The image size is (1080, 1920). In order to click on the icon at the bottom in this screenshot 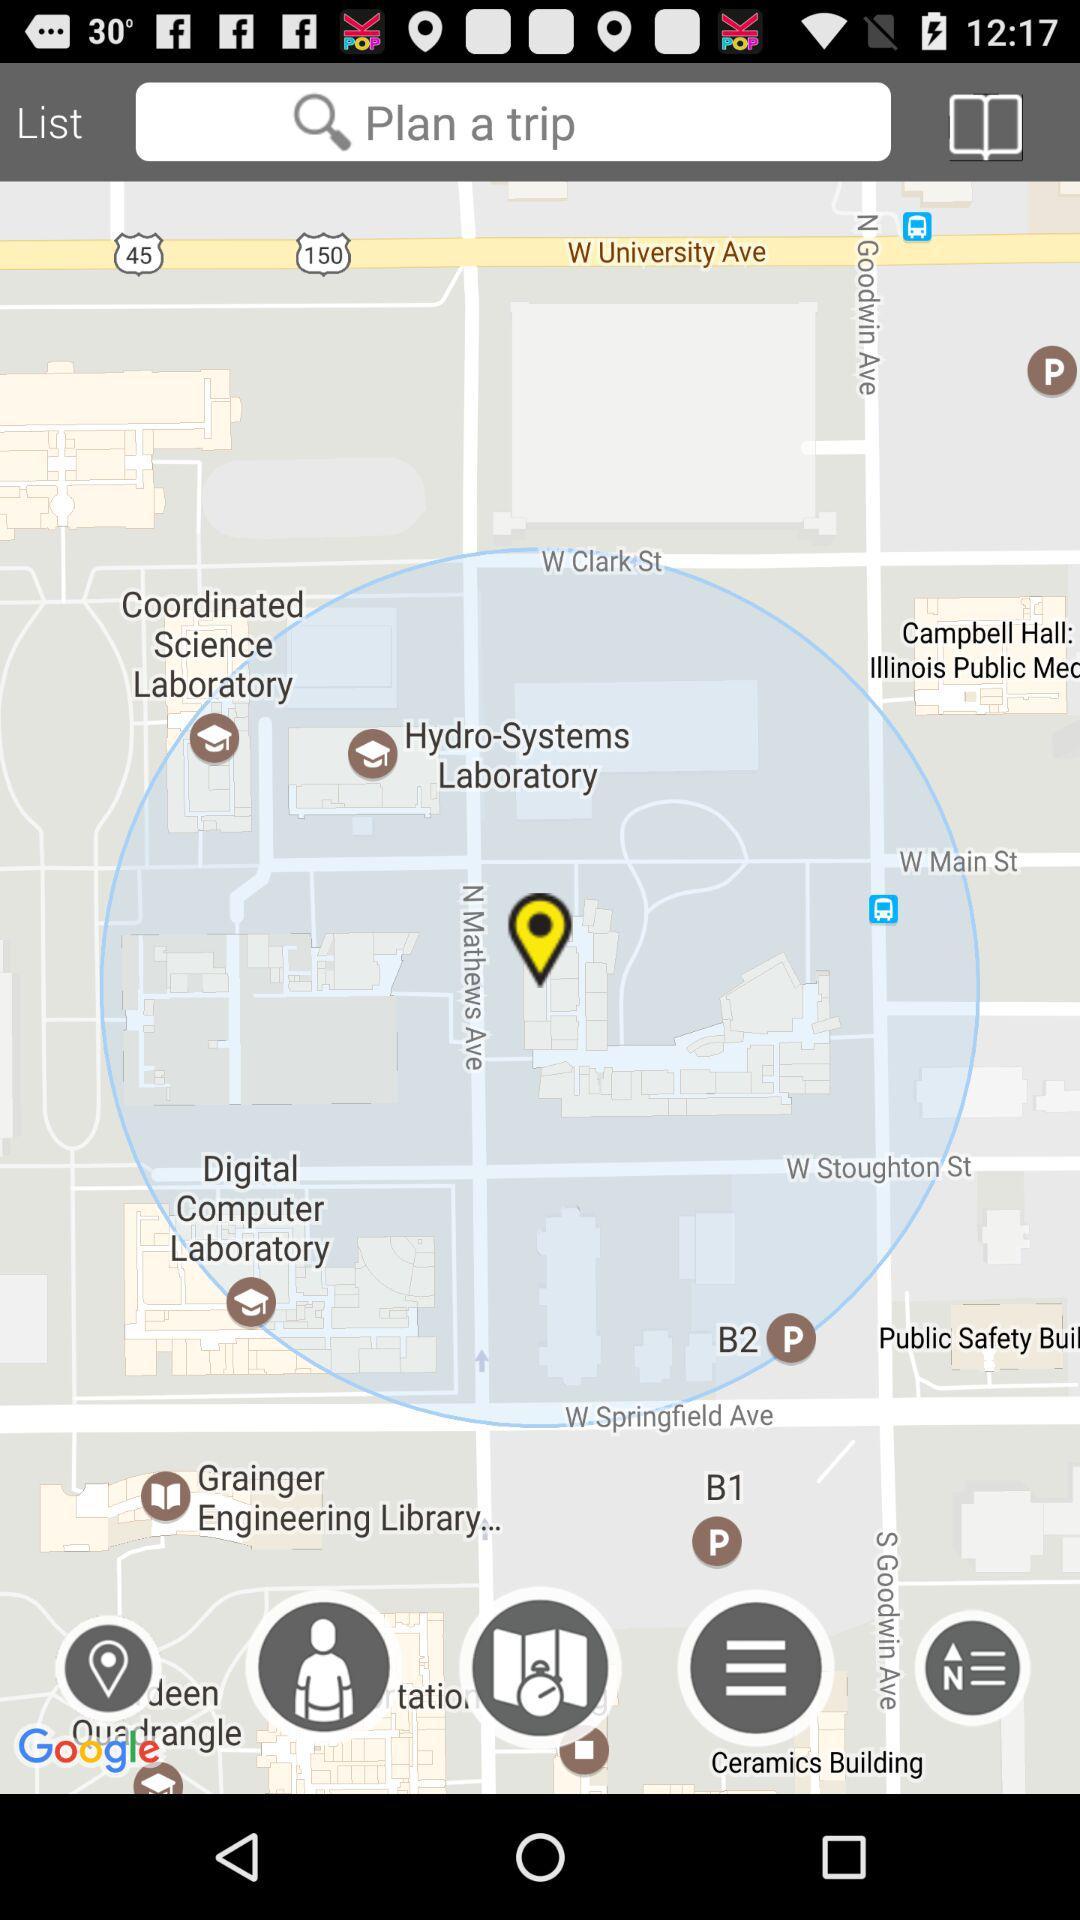, I will do `click(540, 1668)`.